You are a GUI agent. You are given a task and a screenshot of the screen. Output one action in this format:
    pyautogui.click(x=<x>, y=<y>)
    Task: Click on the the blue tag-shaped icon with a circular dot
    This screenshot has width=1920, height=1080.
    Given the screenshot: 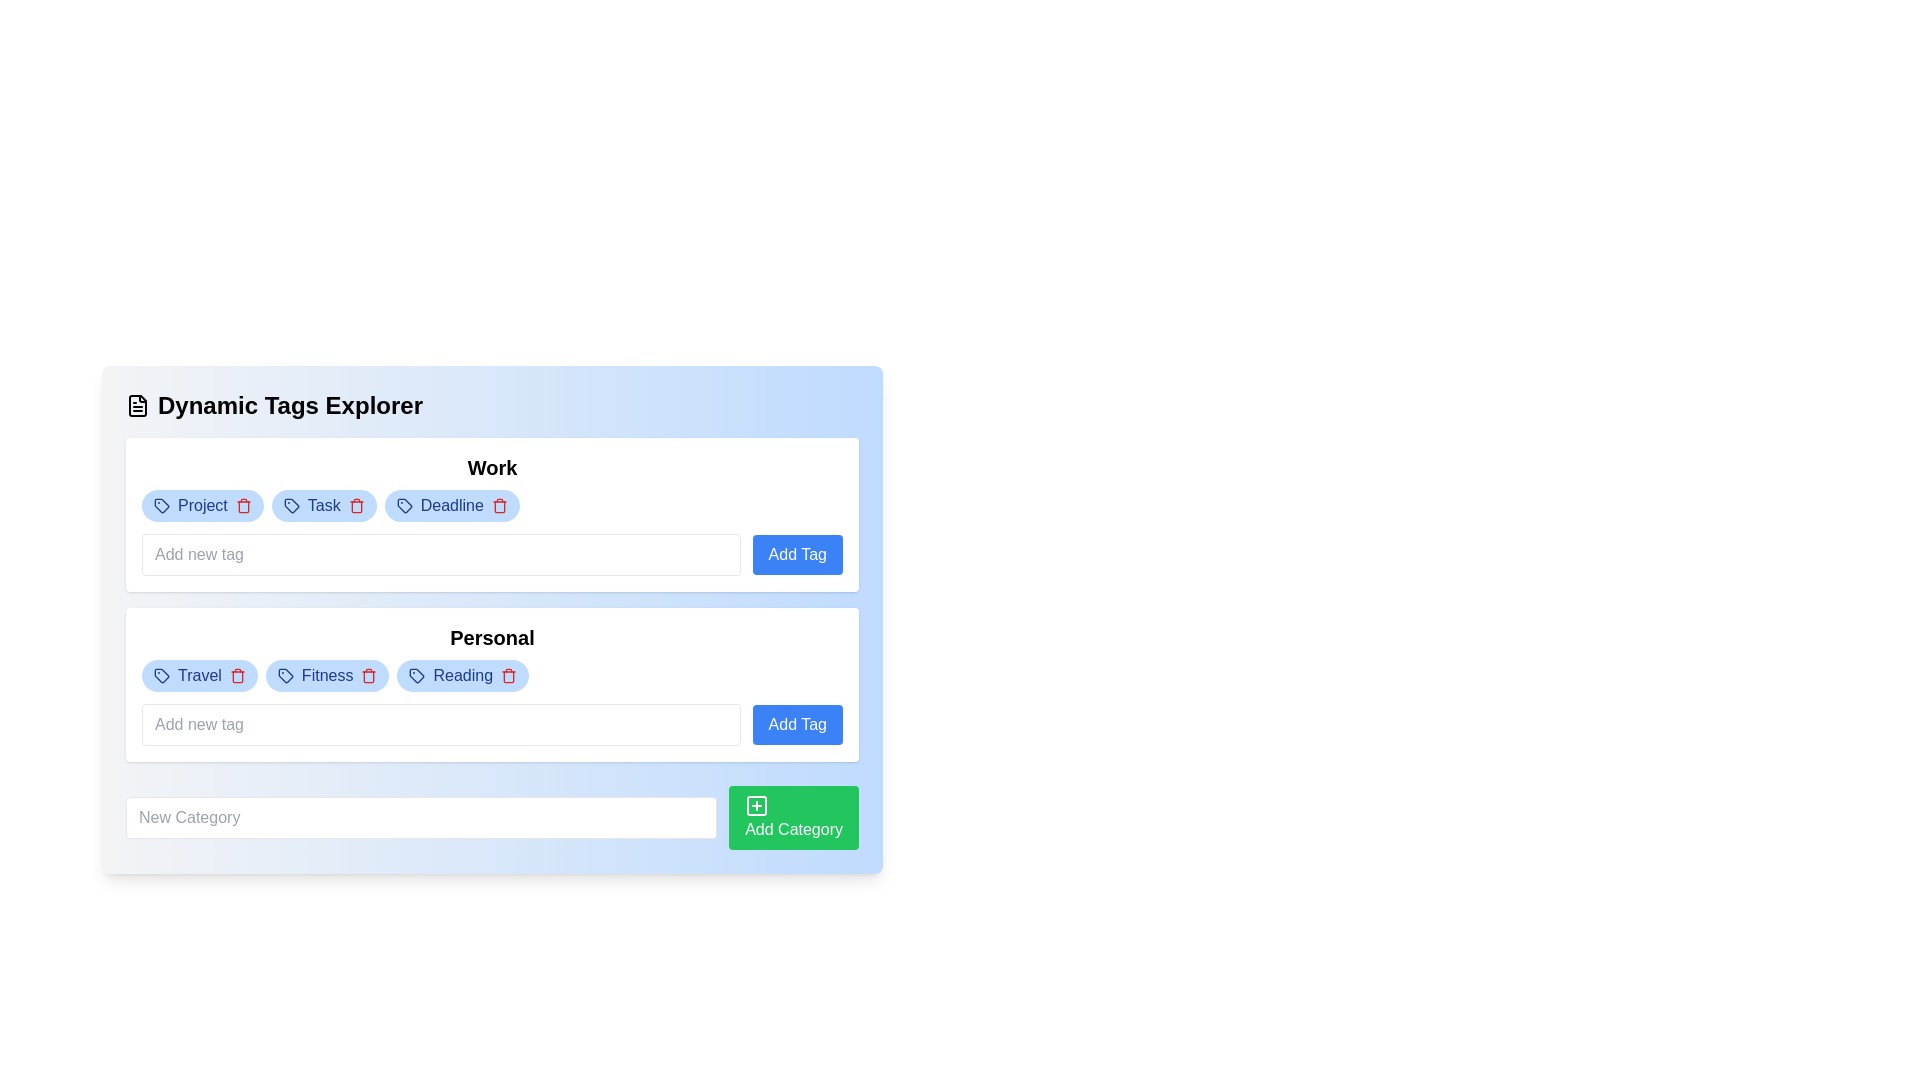 What is the action you would take?
    pyautogui.click(x=290, y=504)
    